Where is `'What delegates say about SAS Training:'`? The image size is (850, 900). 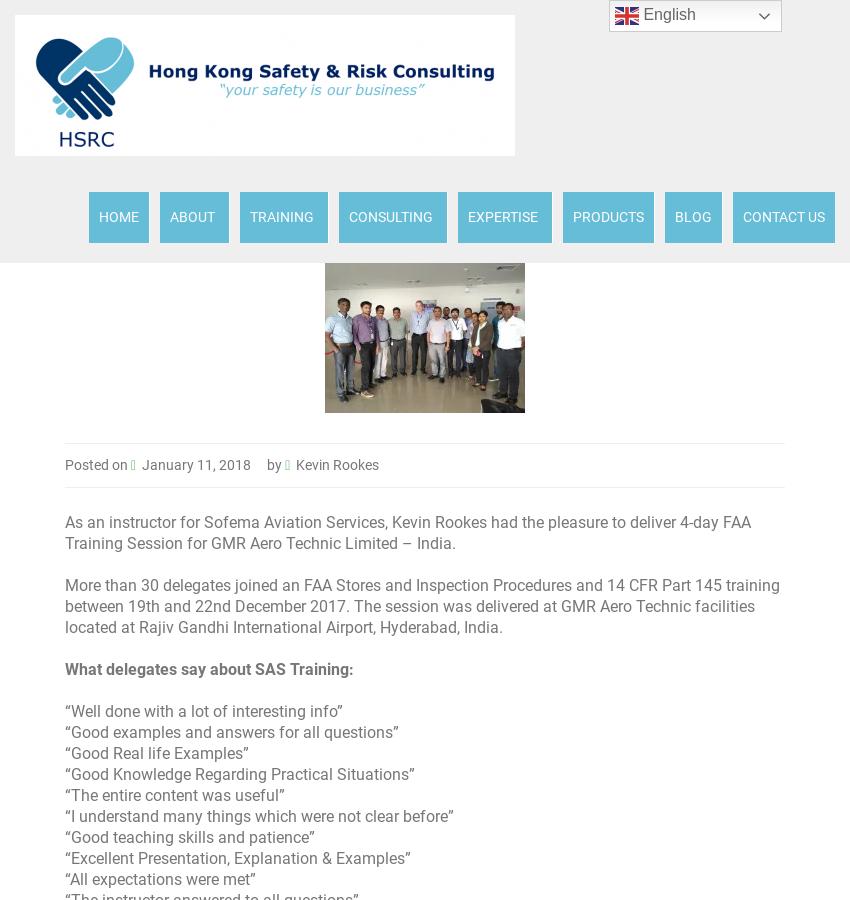 'What delegates say about SAS Training:' is located at coordinates (208, 669).